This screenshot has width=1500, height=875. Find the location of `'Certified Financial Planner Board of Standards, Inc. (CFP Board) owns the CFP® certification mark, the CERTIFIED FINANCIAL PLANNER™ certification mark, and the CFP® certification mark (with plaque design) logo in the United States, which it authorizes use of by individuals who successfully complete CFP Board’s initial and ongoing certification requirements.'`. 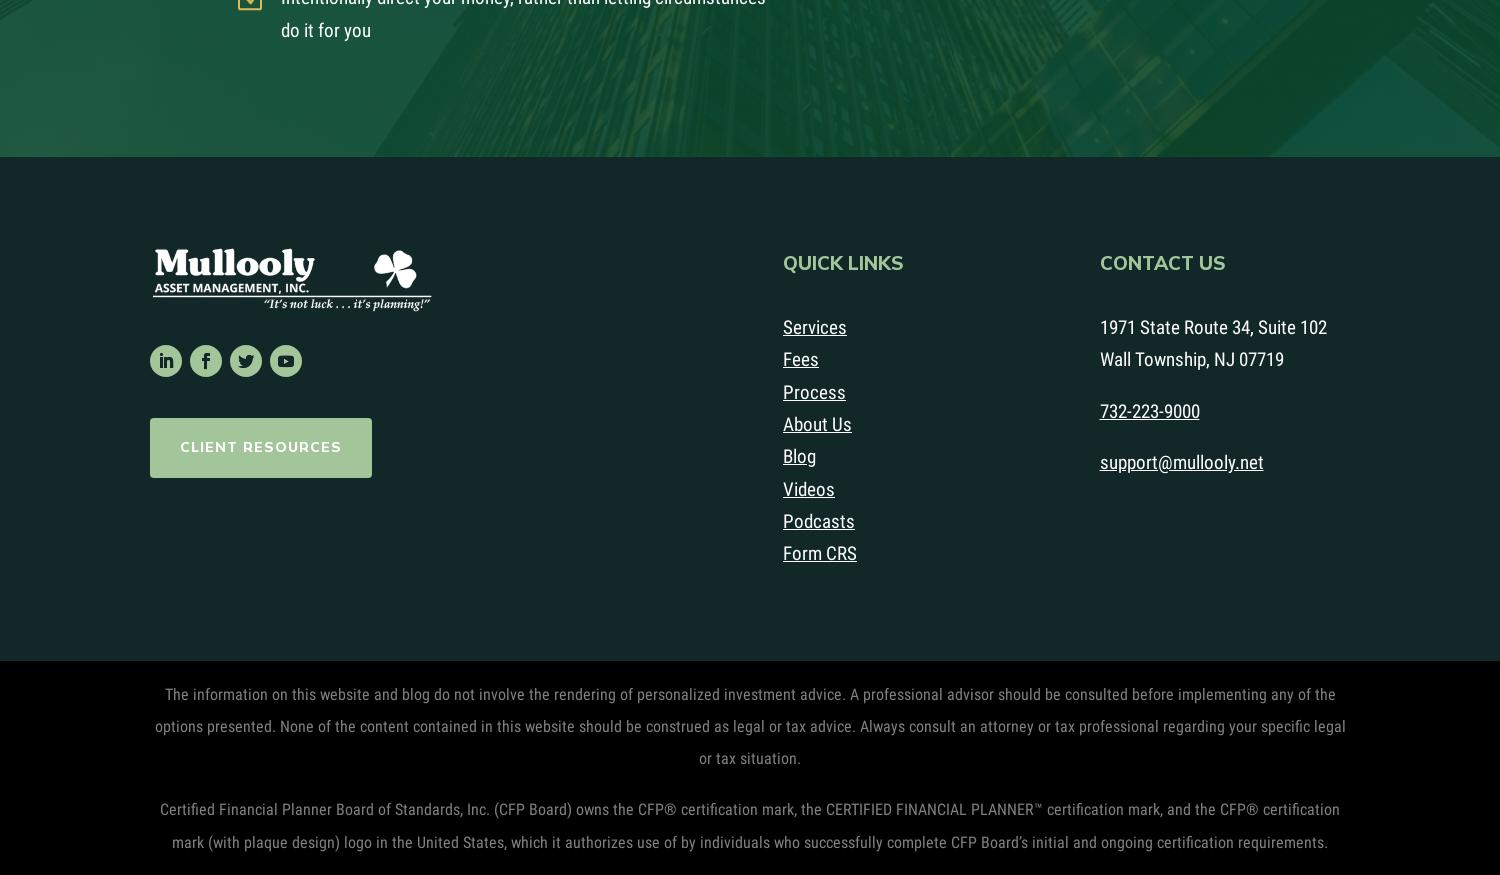

'Certified Financial Planner Board of Standards, Inc. (CFP Board) owns the CFP® certification mark, the CERTIFIED FINANCIAL PLANNER™ certification mark, and the CFP® certification mark (with plaque design) logo in the United States, which it authorizes use of by individuals who successfully complete CFP Board’s initial and ongoing certification requirements.' is located at coordinates (750, 825).